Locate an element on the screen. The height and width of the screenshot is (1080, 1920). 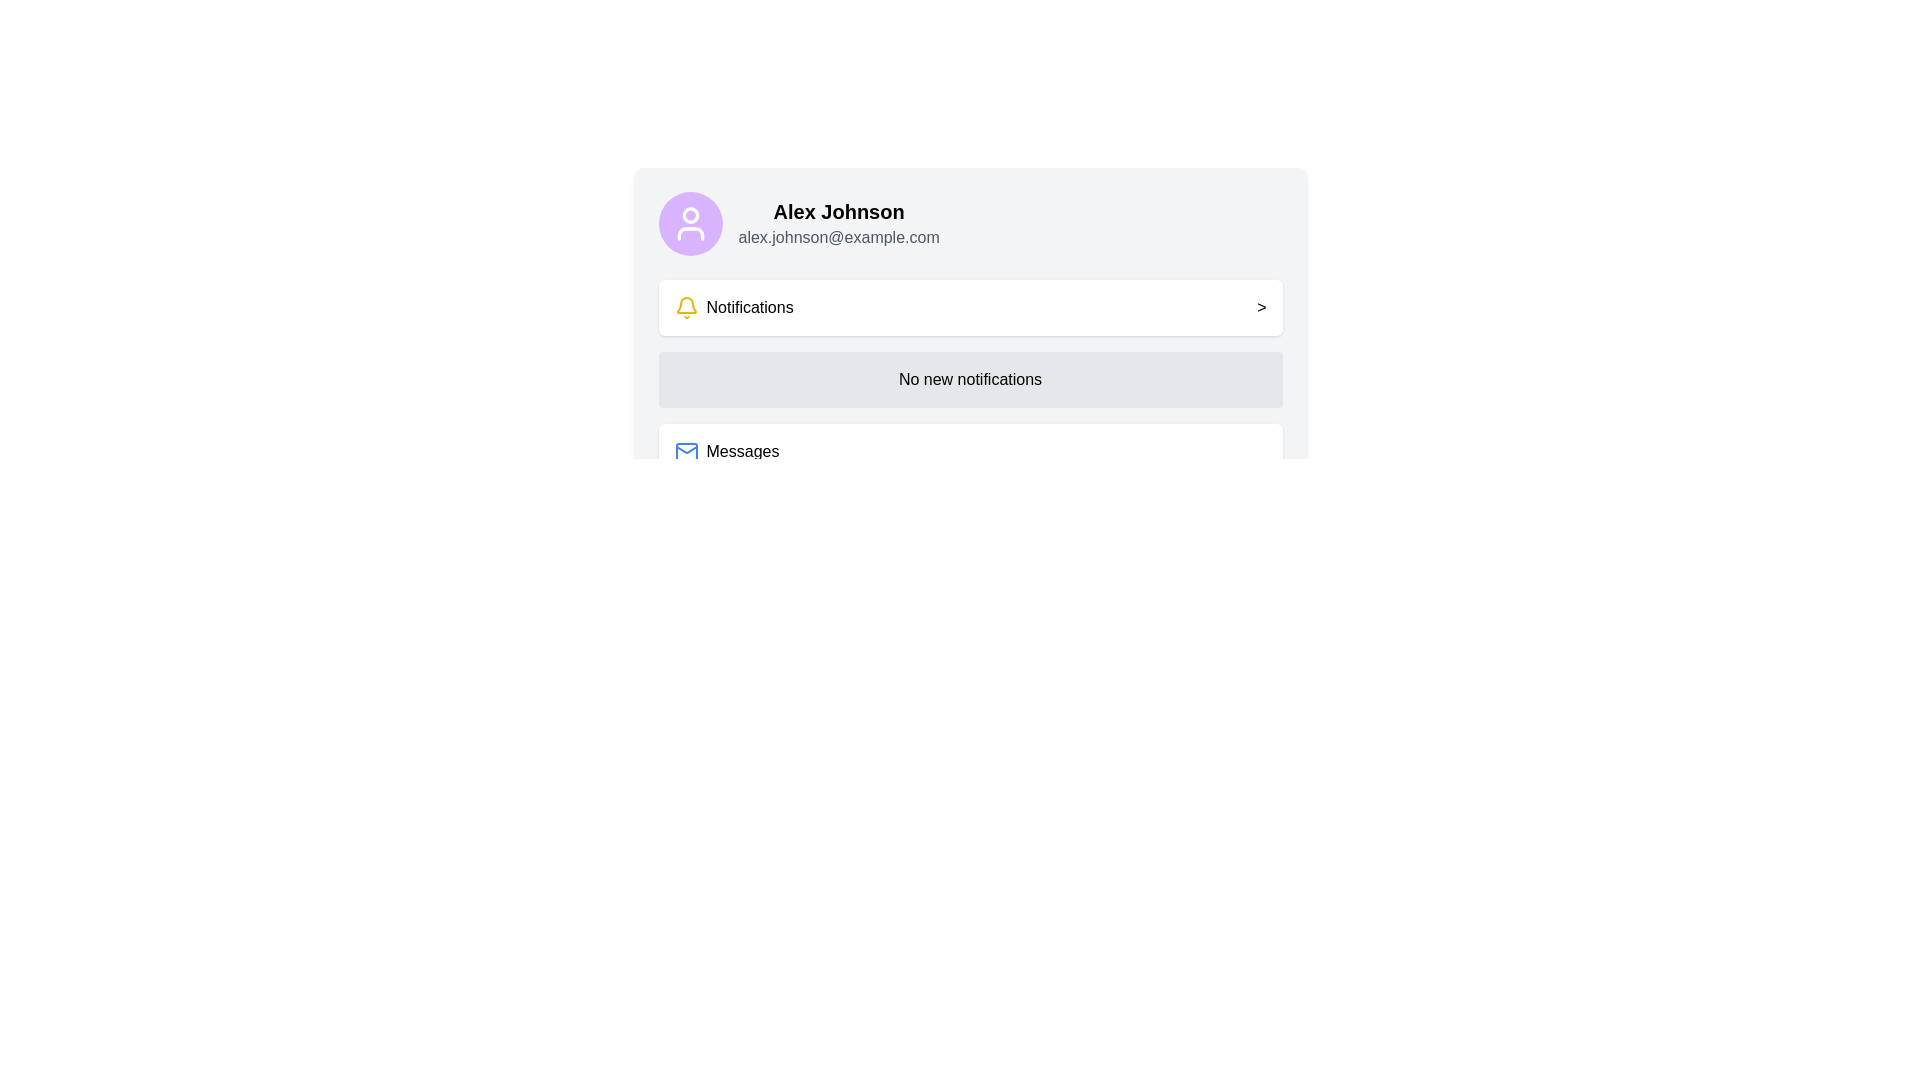
the email address text display below 'Alex Johnson' and to the right of the circular avatar icon is located at coordinates (839, 237).